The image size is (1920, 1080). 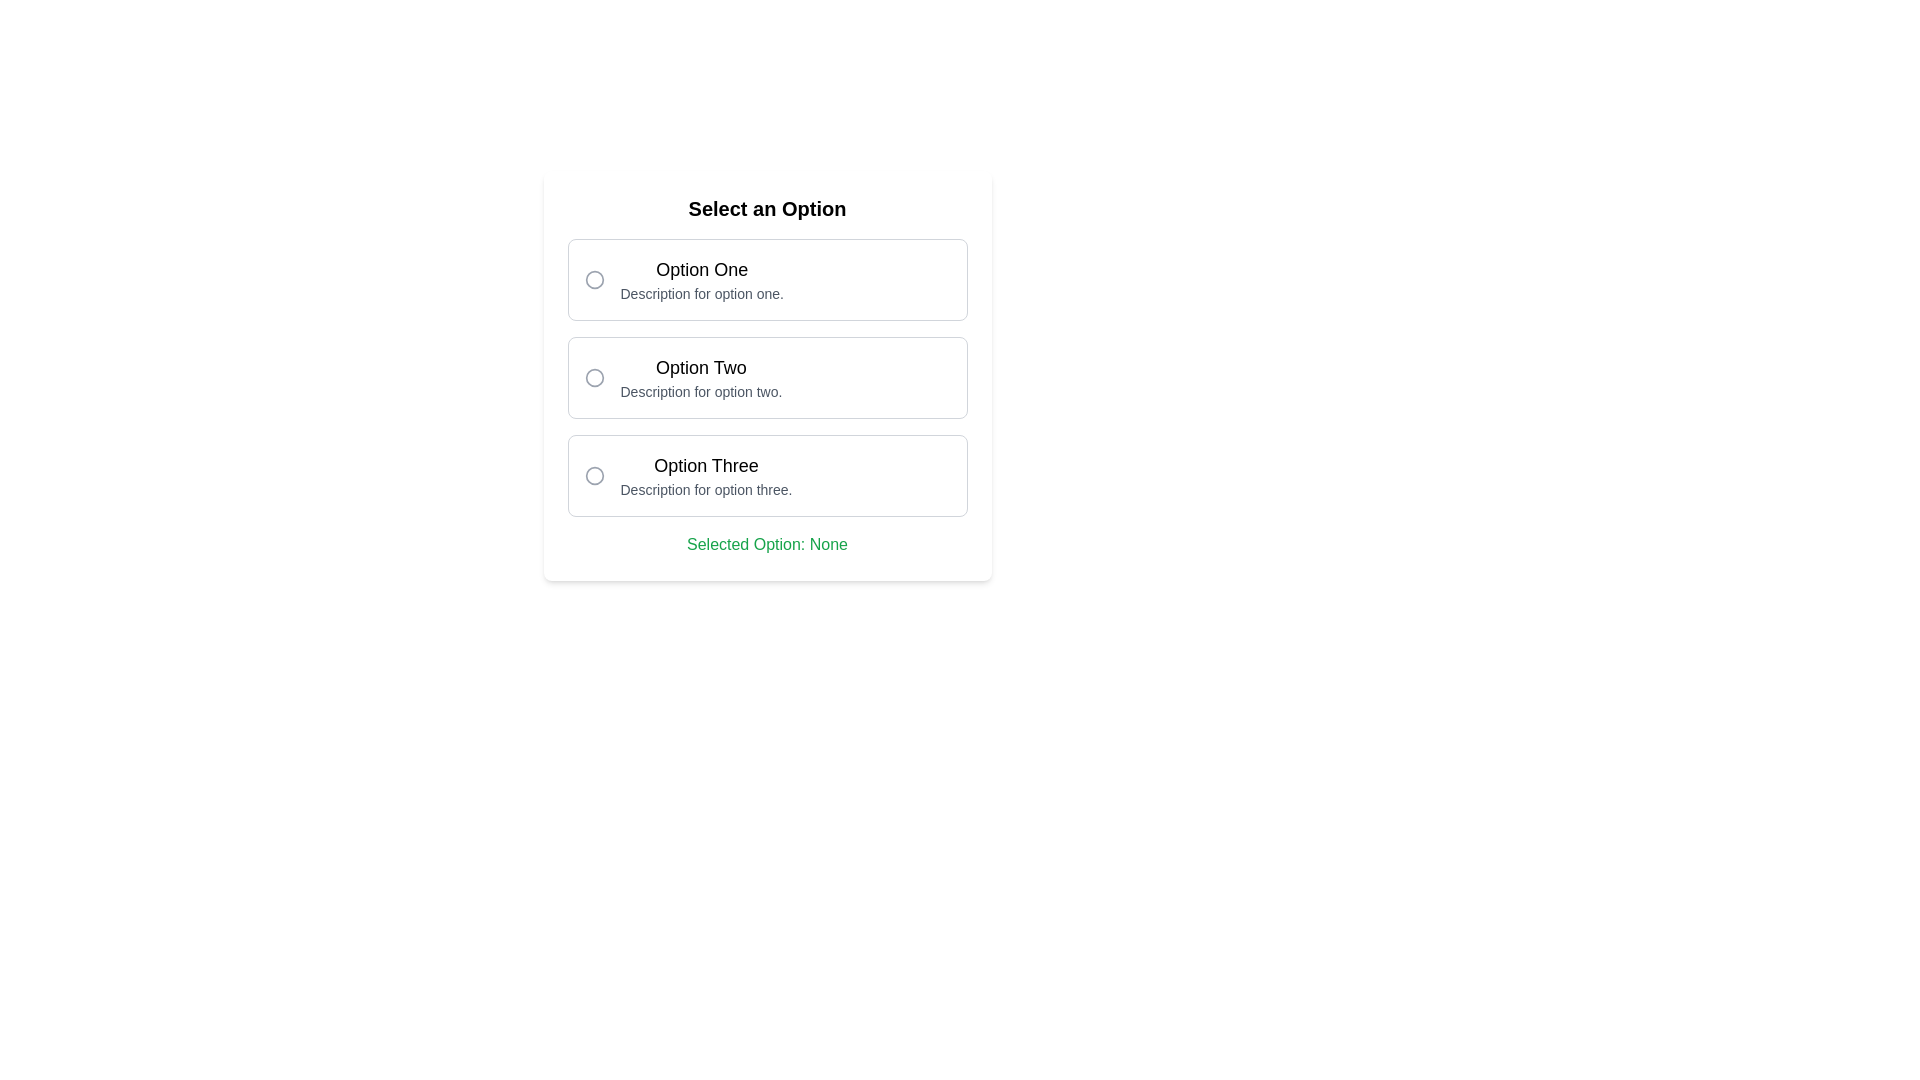 What do you see at coordinates (702, 270) in the screenshot?
I see `the text label displaying 'Option One' which is part of a selectable option block in the list` at bounding box center [702, 270].